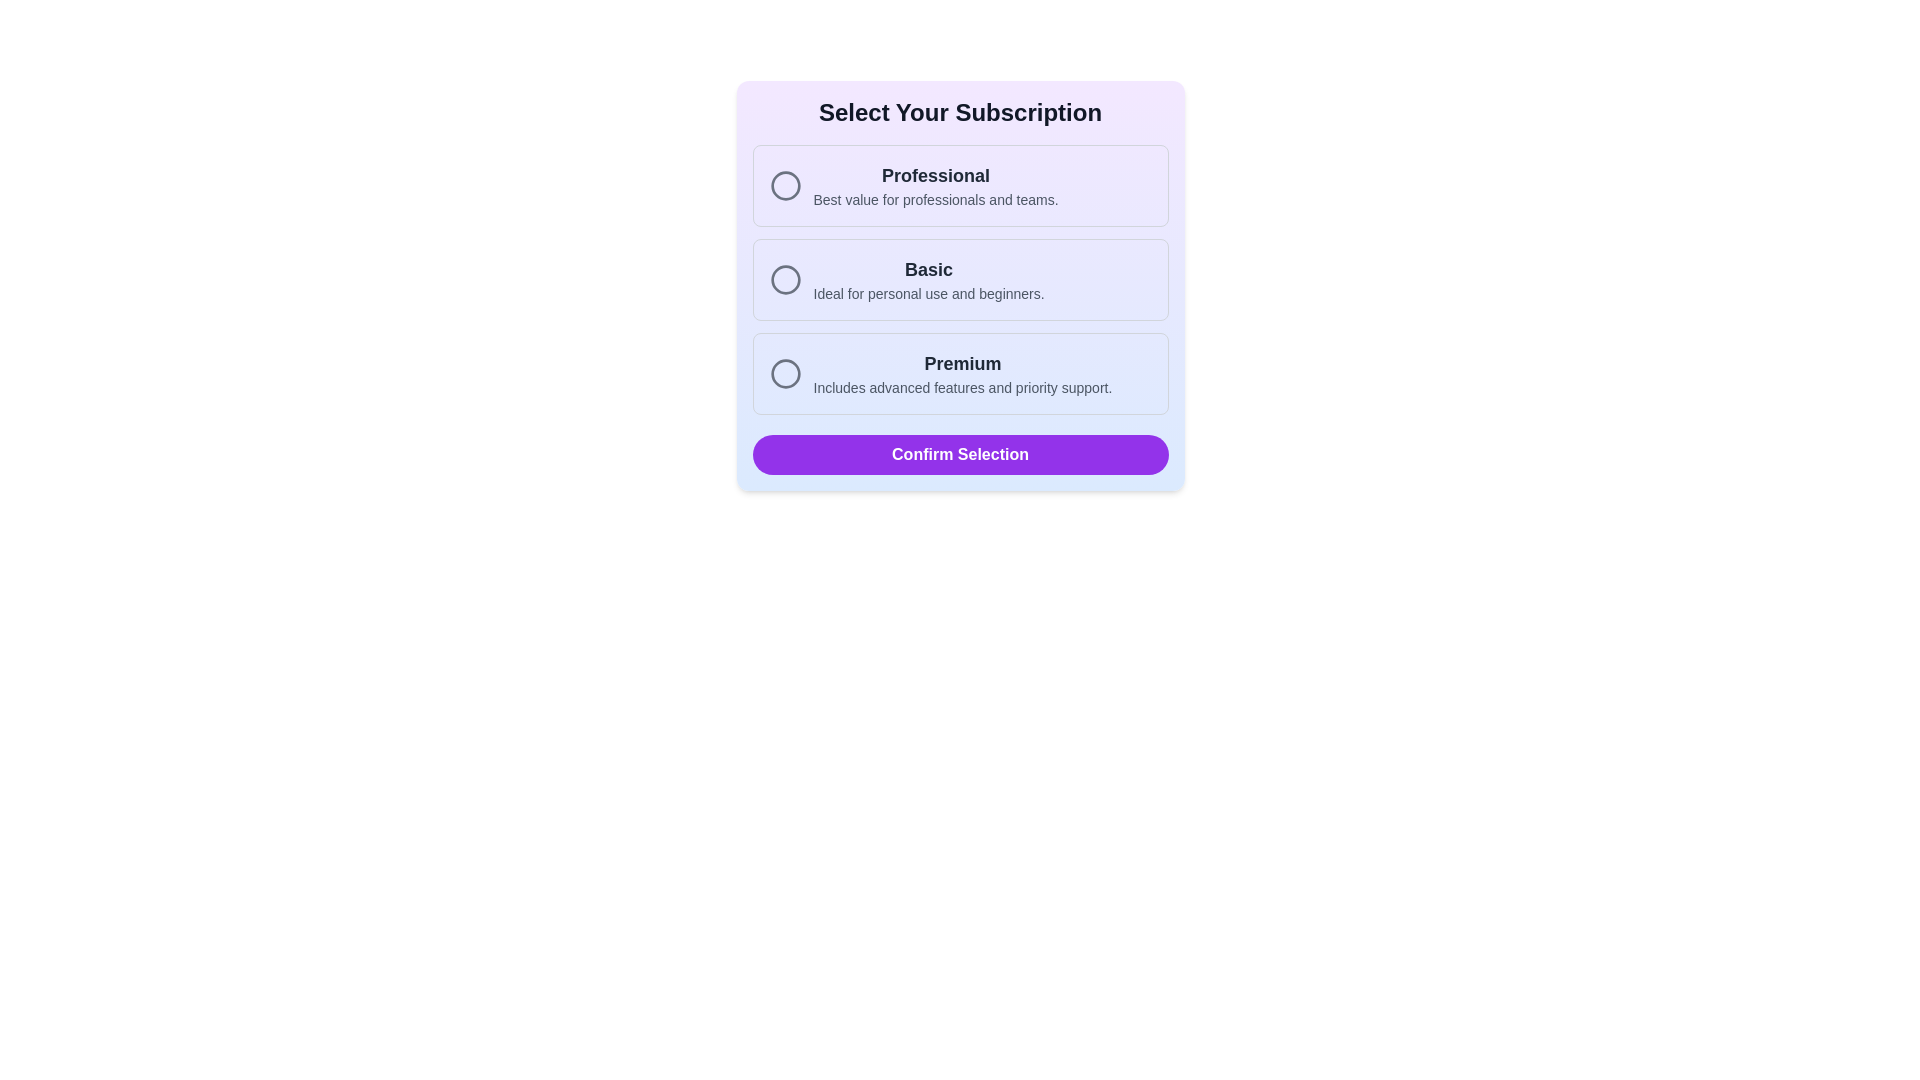 The image size is (1920, 1080). What do you see at coordinates (784, 280) in the screenshot?
I see `the radio button for the 'Basic' subscription option` at bounding box center [784, 280].